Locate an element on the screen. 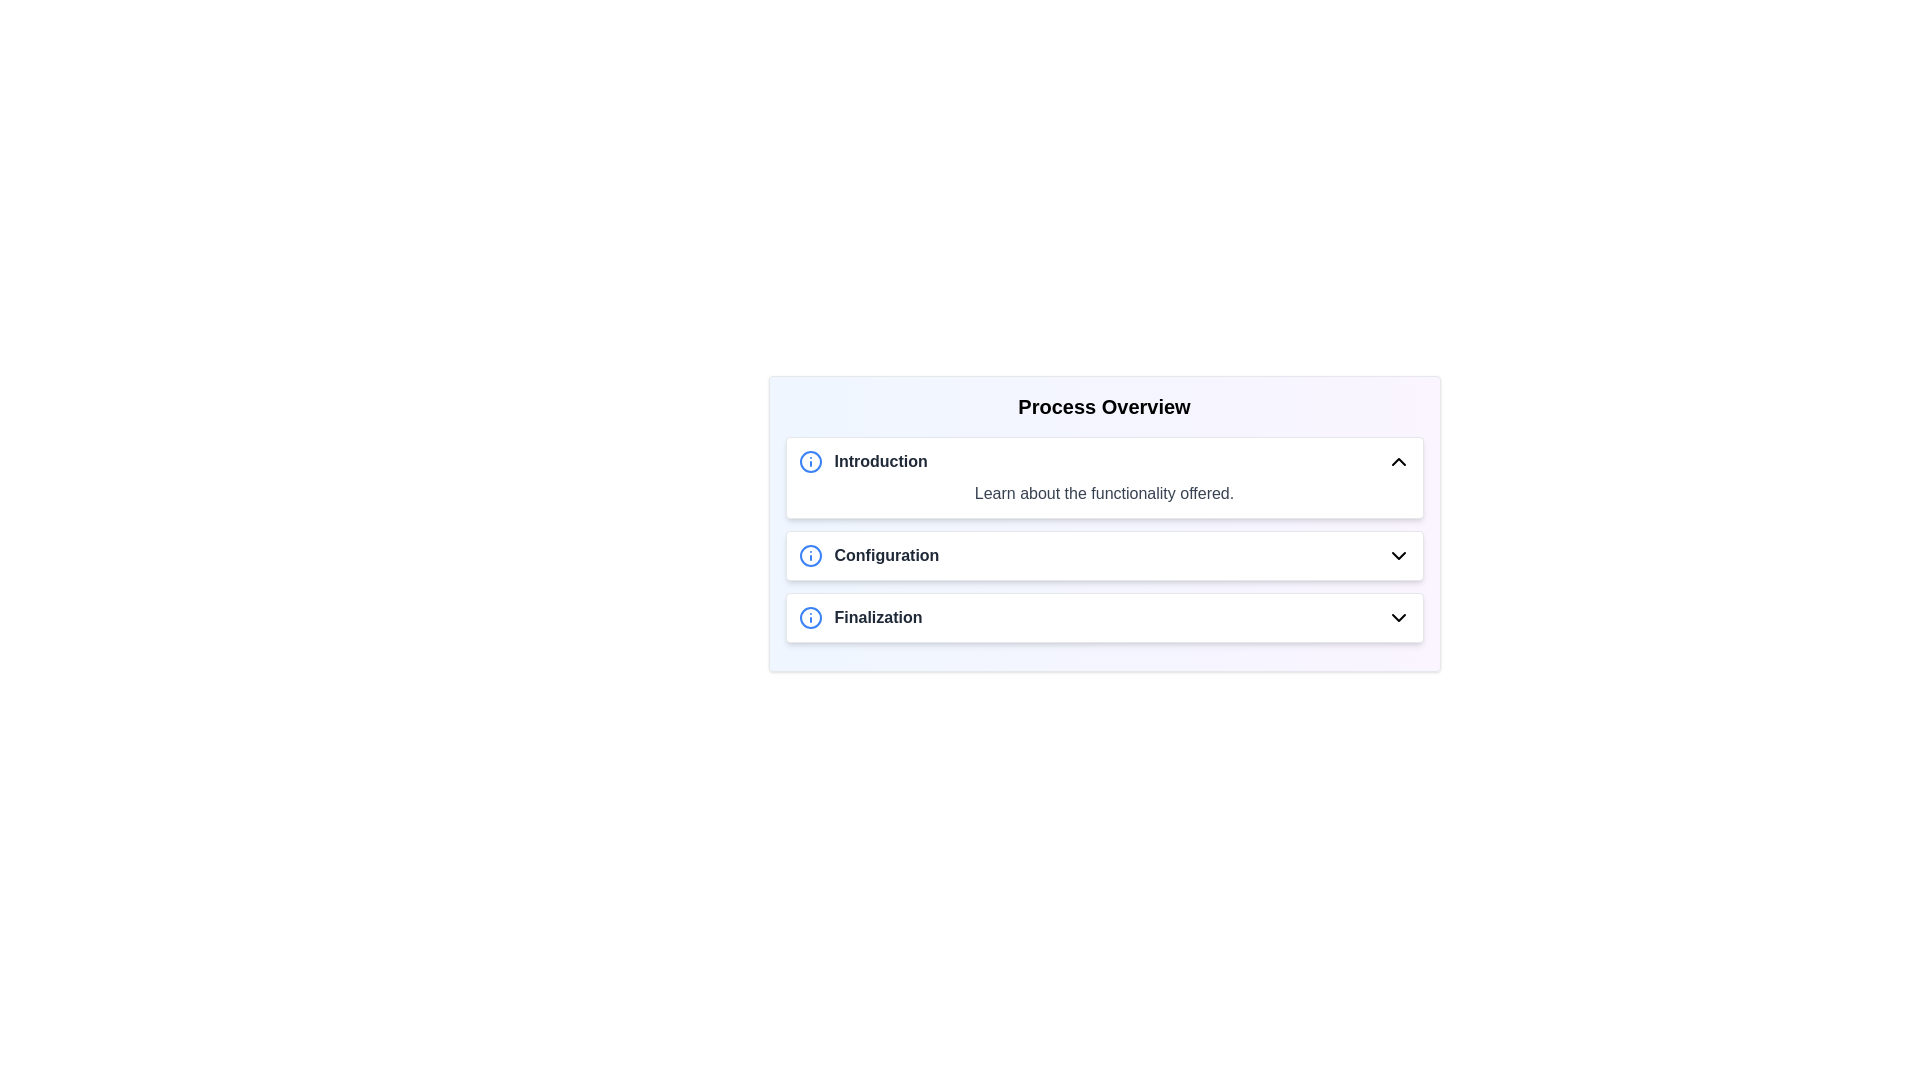 The width and height of the screenshot is (1920, 1080). the 'Introduction' text label which is styled in bold, dark gray, positioned to the right of a blue information icon is located at coordinates (880, 462).